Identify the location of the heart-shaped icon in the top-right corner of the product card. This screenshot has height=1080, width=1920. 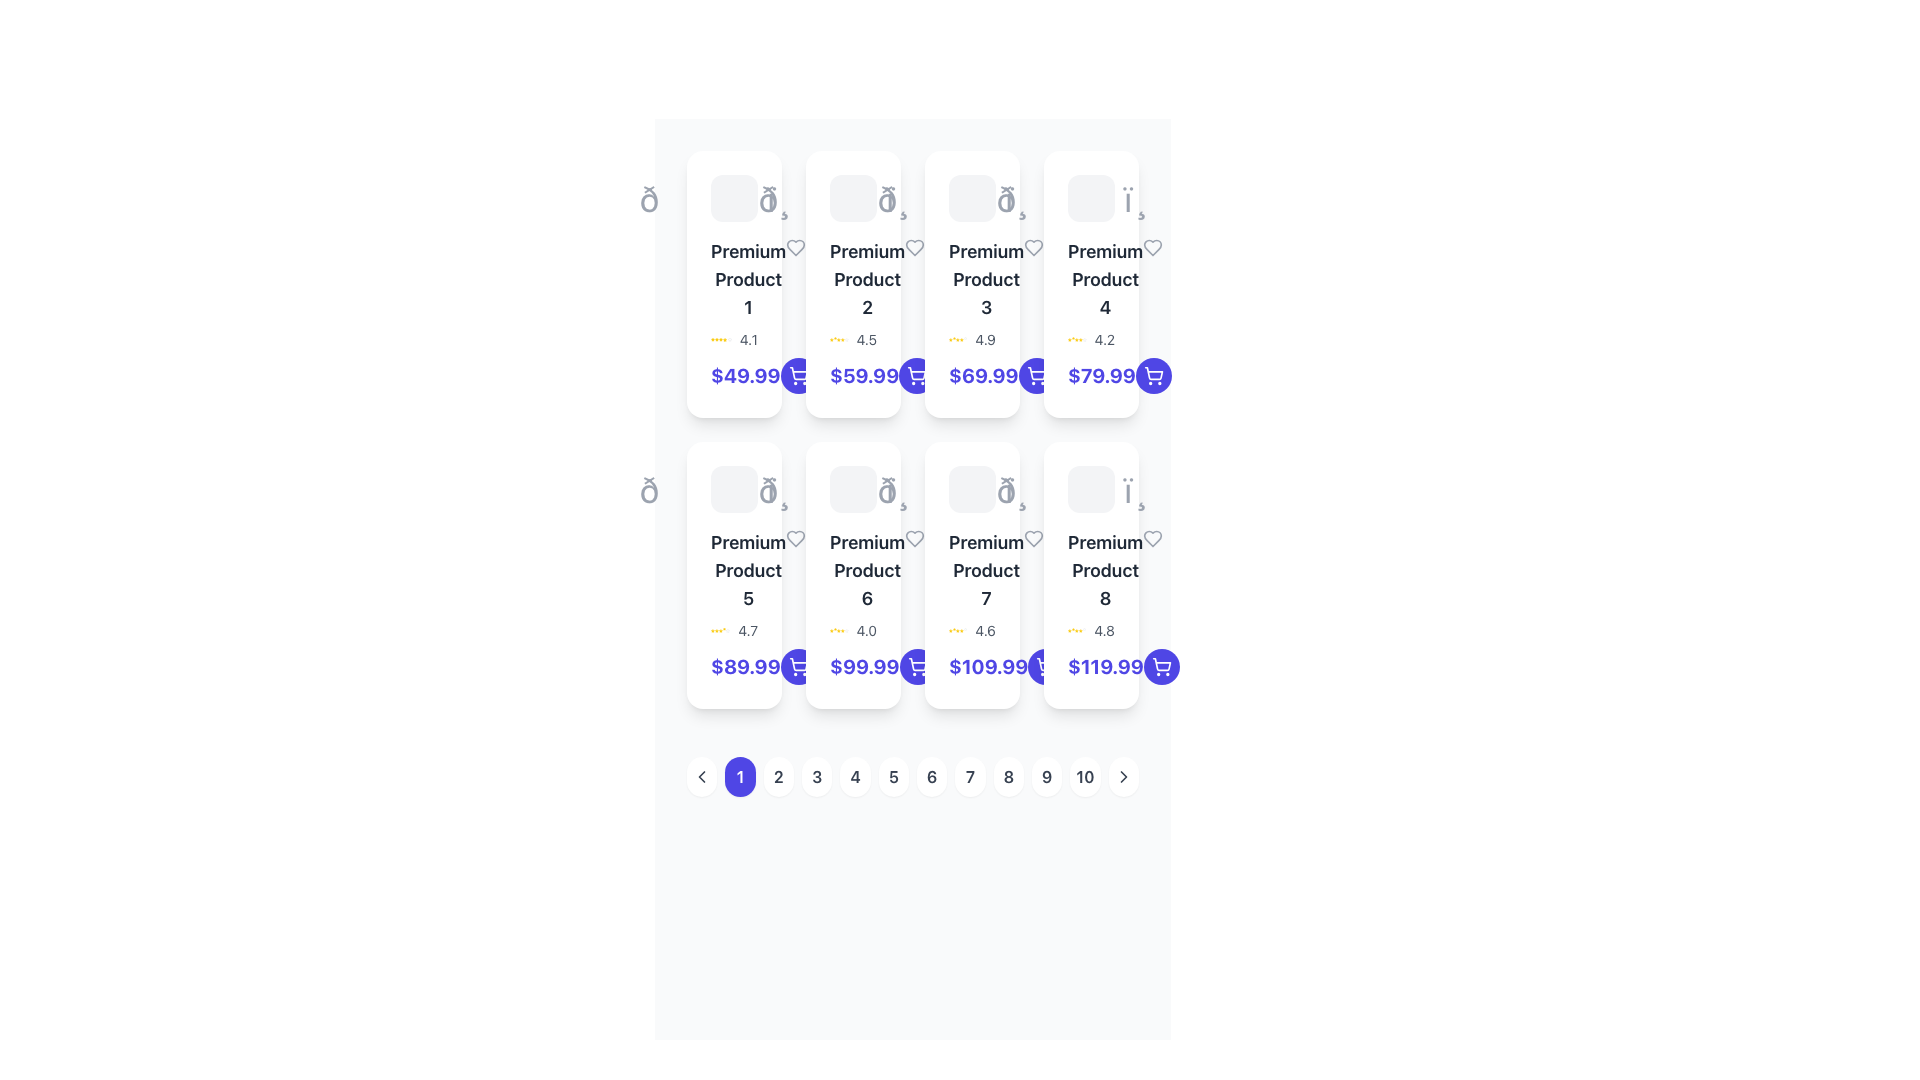
(795, 246).